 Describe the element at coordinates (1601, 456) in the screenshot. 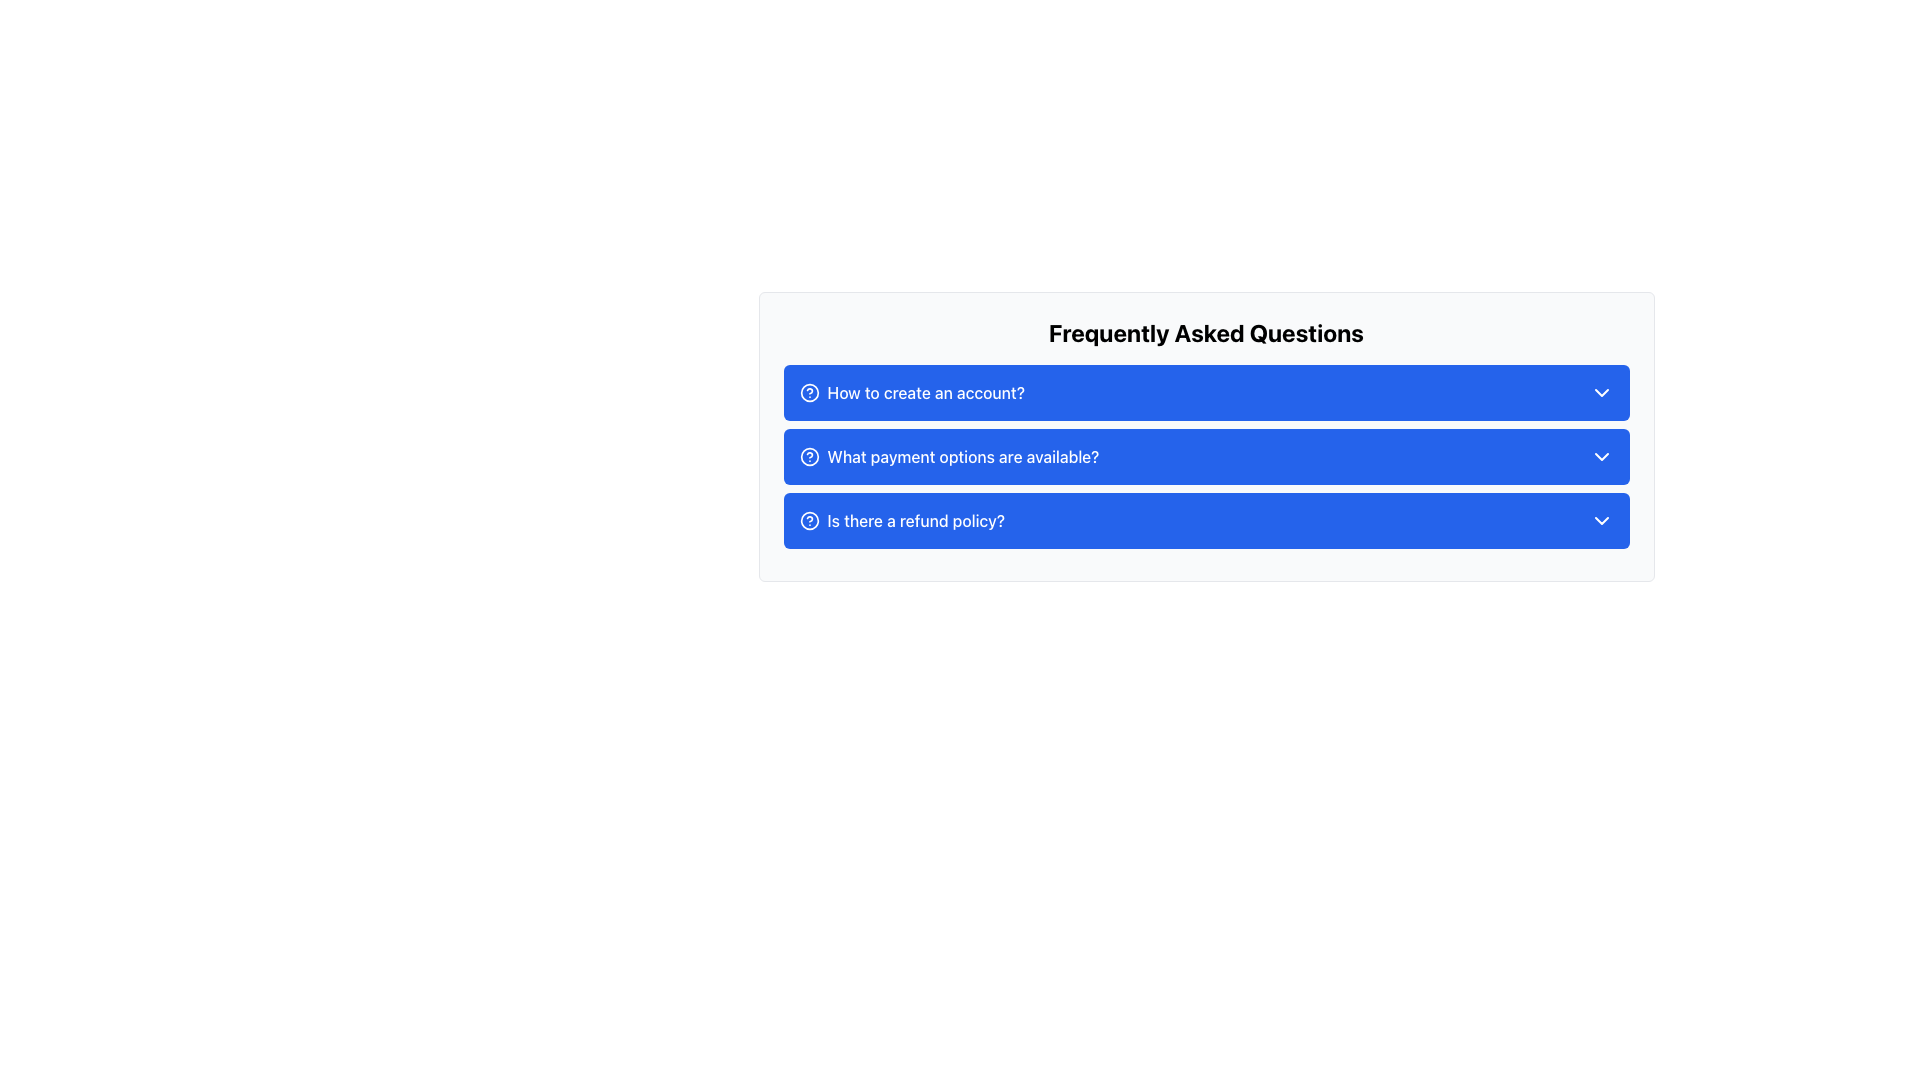

I see `the chevron-down icon located to the far right of the text 'What payment options are available?'` at that location.